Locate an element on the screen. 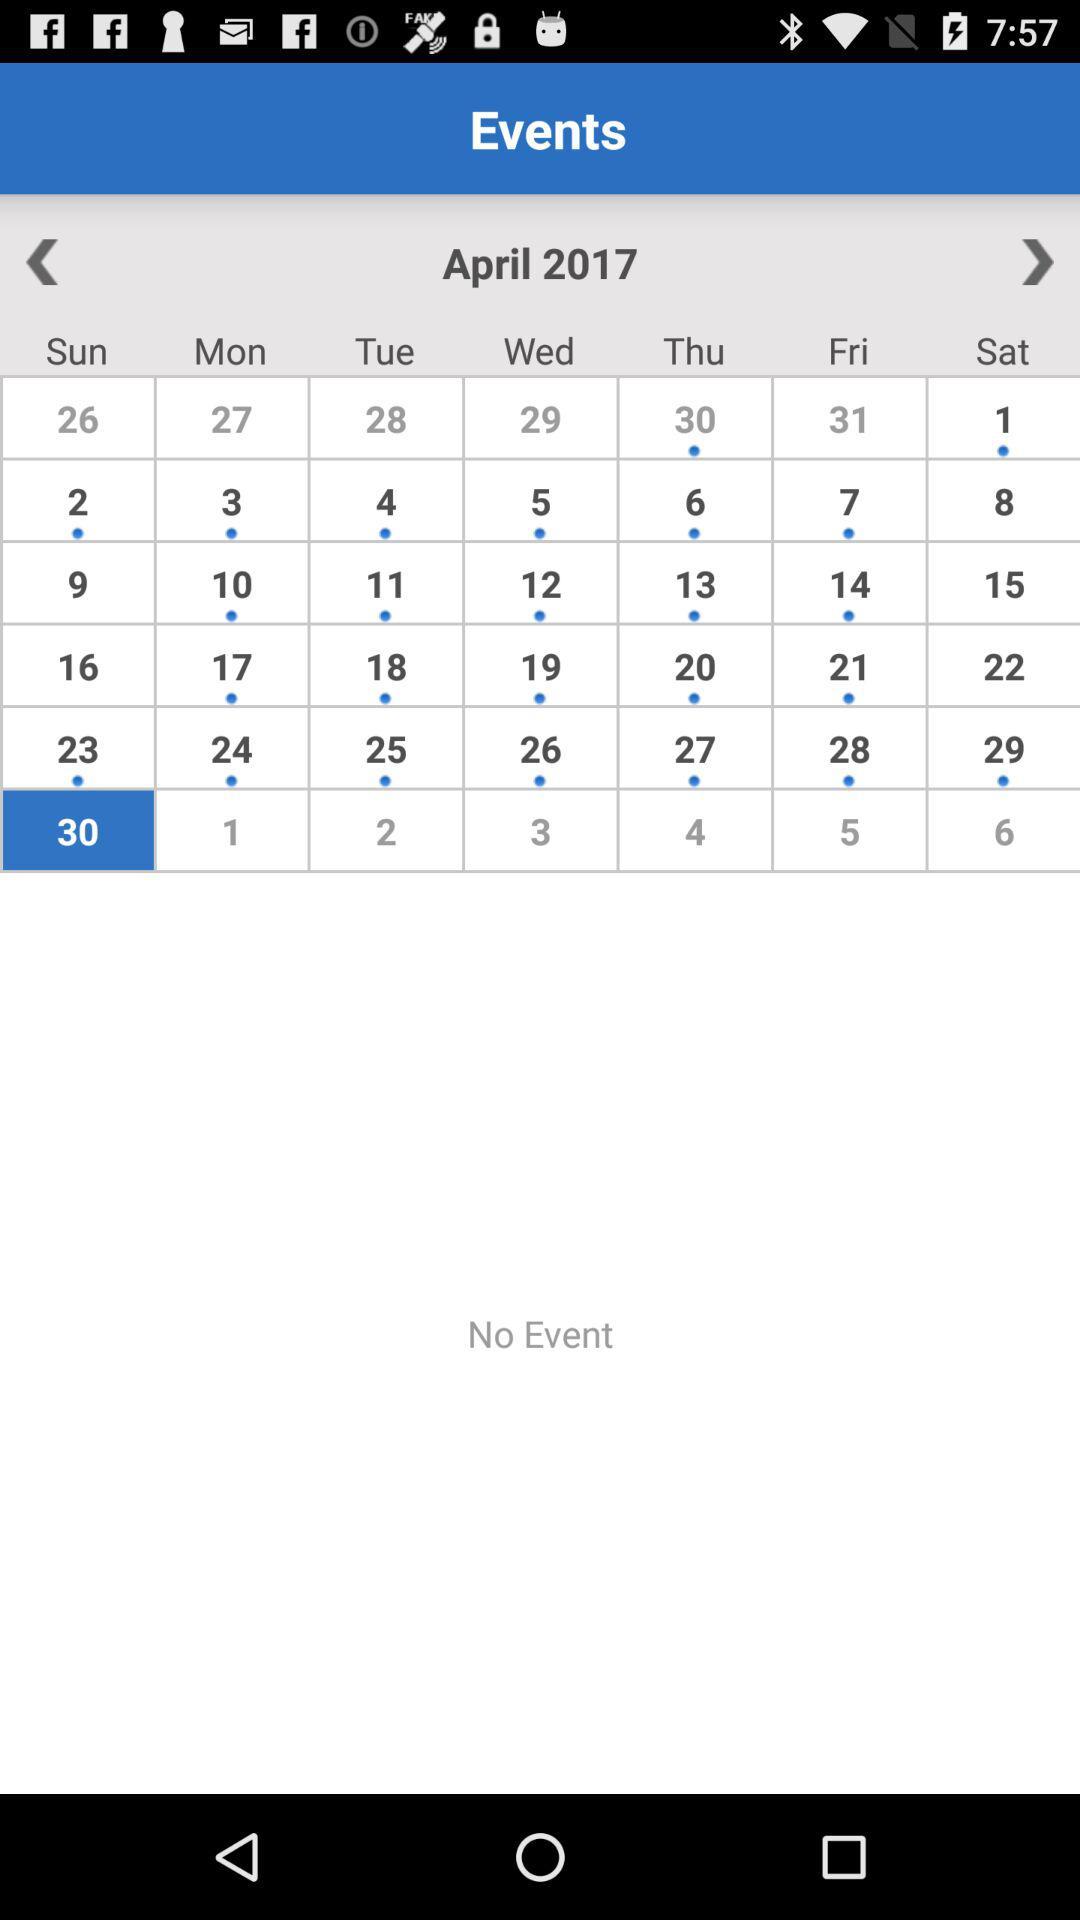 This screenshot has height=1920, width=1080. icon to the left of 18 is located at coordinates (231, 746).